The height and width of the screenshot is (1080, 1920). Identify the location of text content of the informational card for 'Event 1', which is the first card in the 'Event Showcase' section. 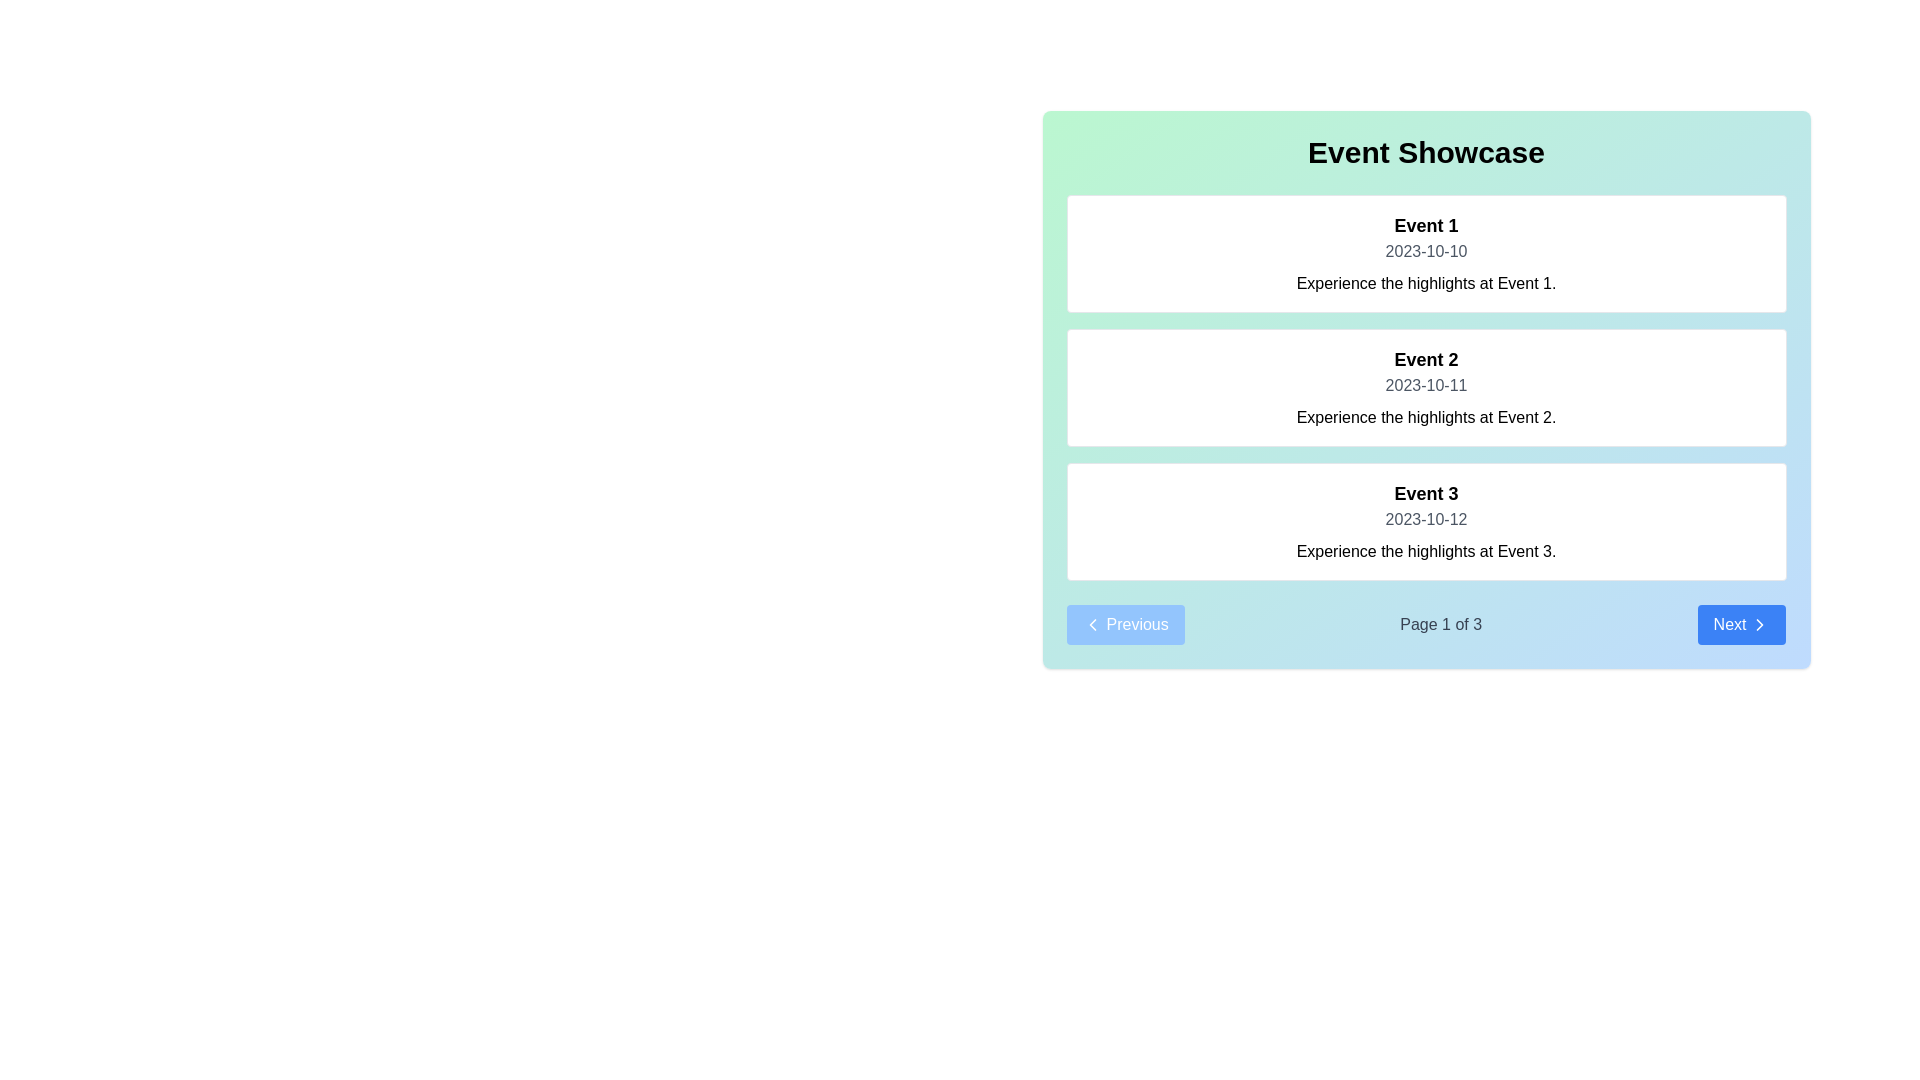
(1425, 253).